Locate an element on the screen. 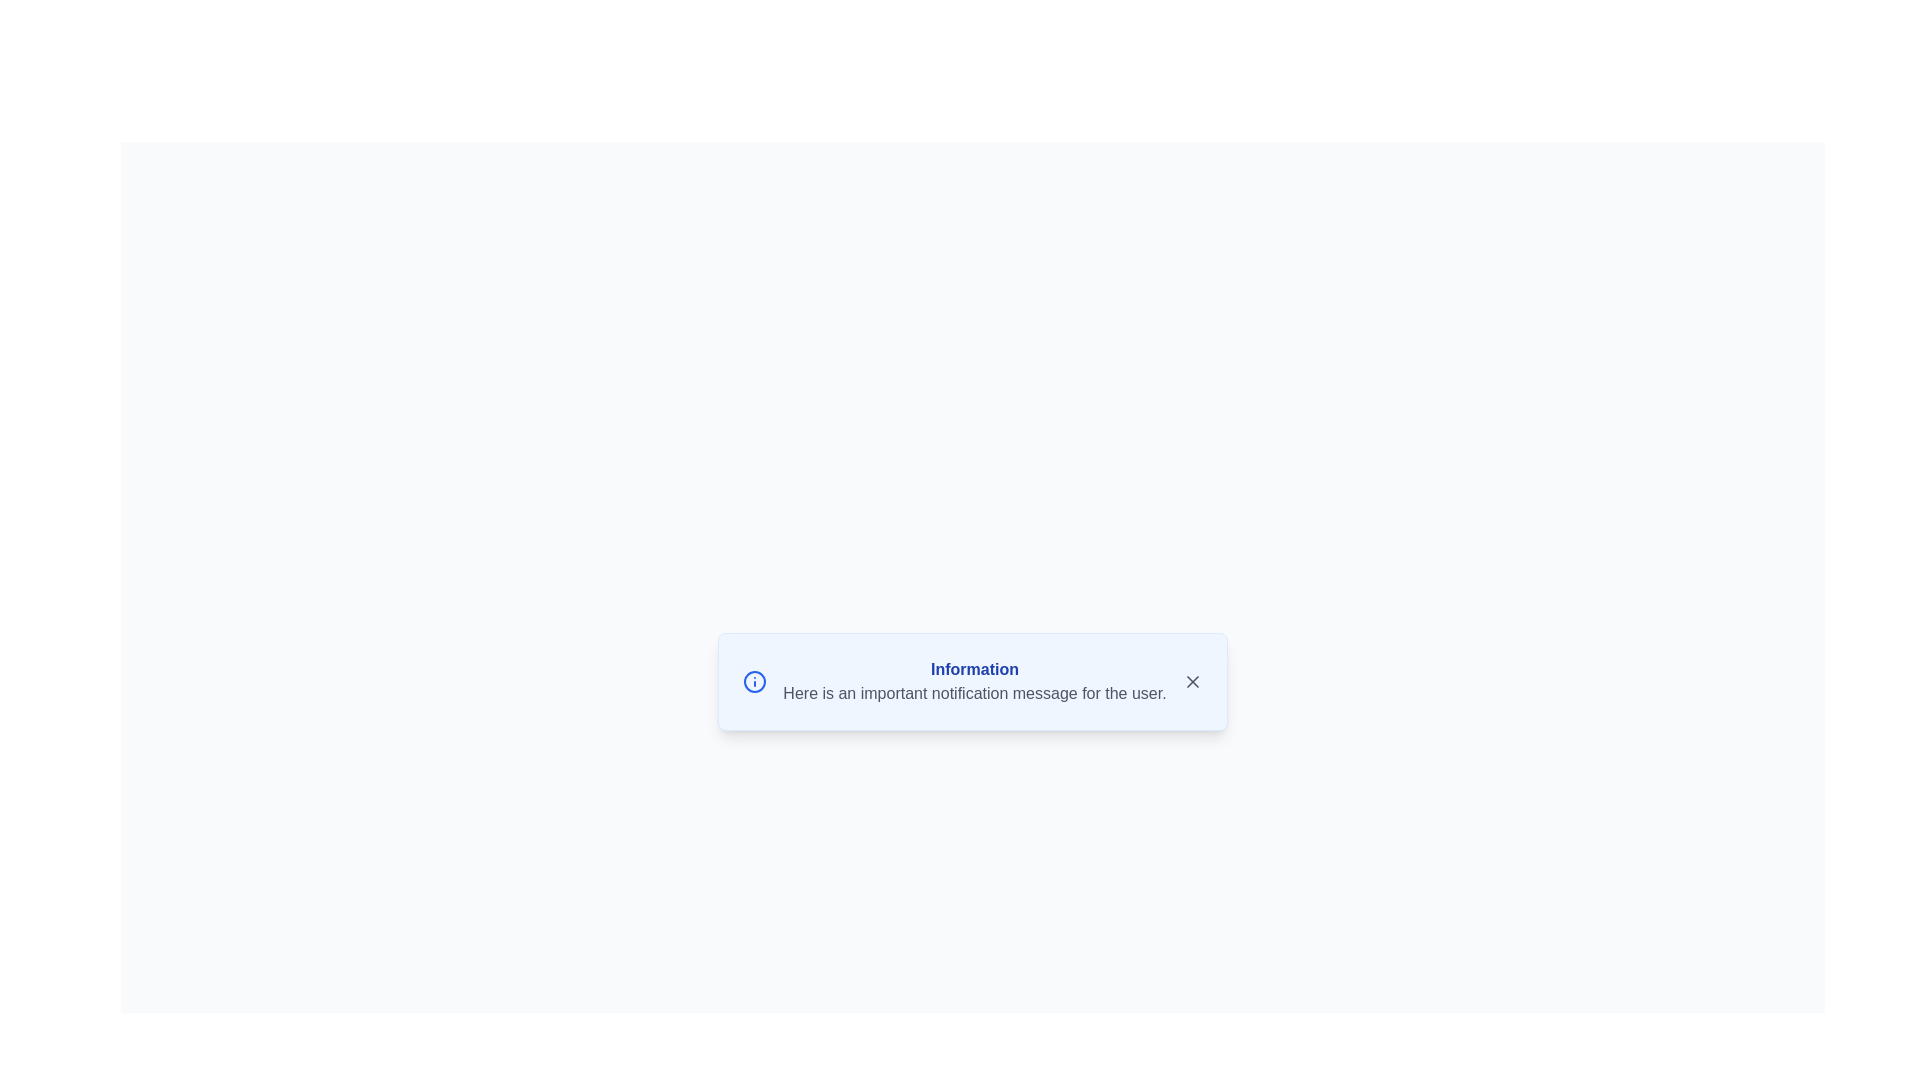  the close (X) button located at the top-right corner of the notification panel is located at coordinates (1192, 681).